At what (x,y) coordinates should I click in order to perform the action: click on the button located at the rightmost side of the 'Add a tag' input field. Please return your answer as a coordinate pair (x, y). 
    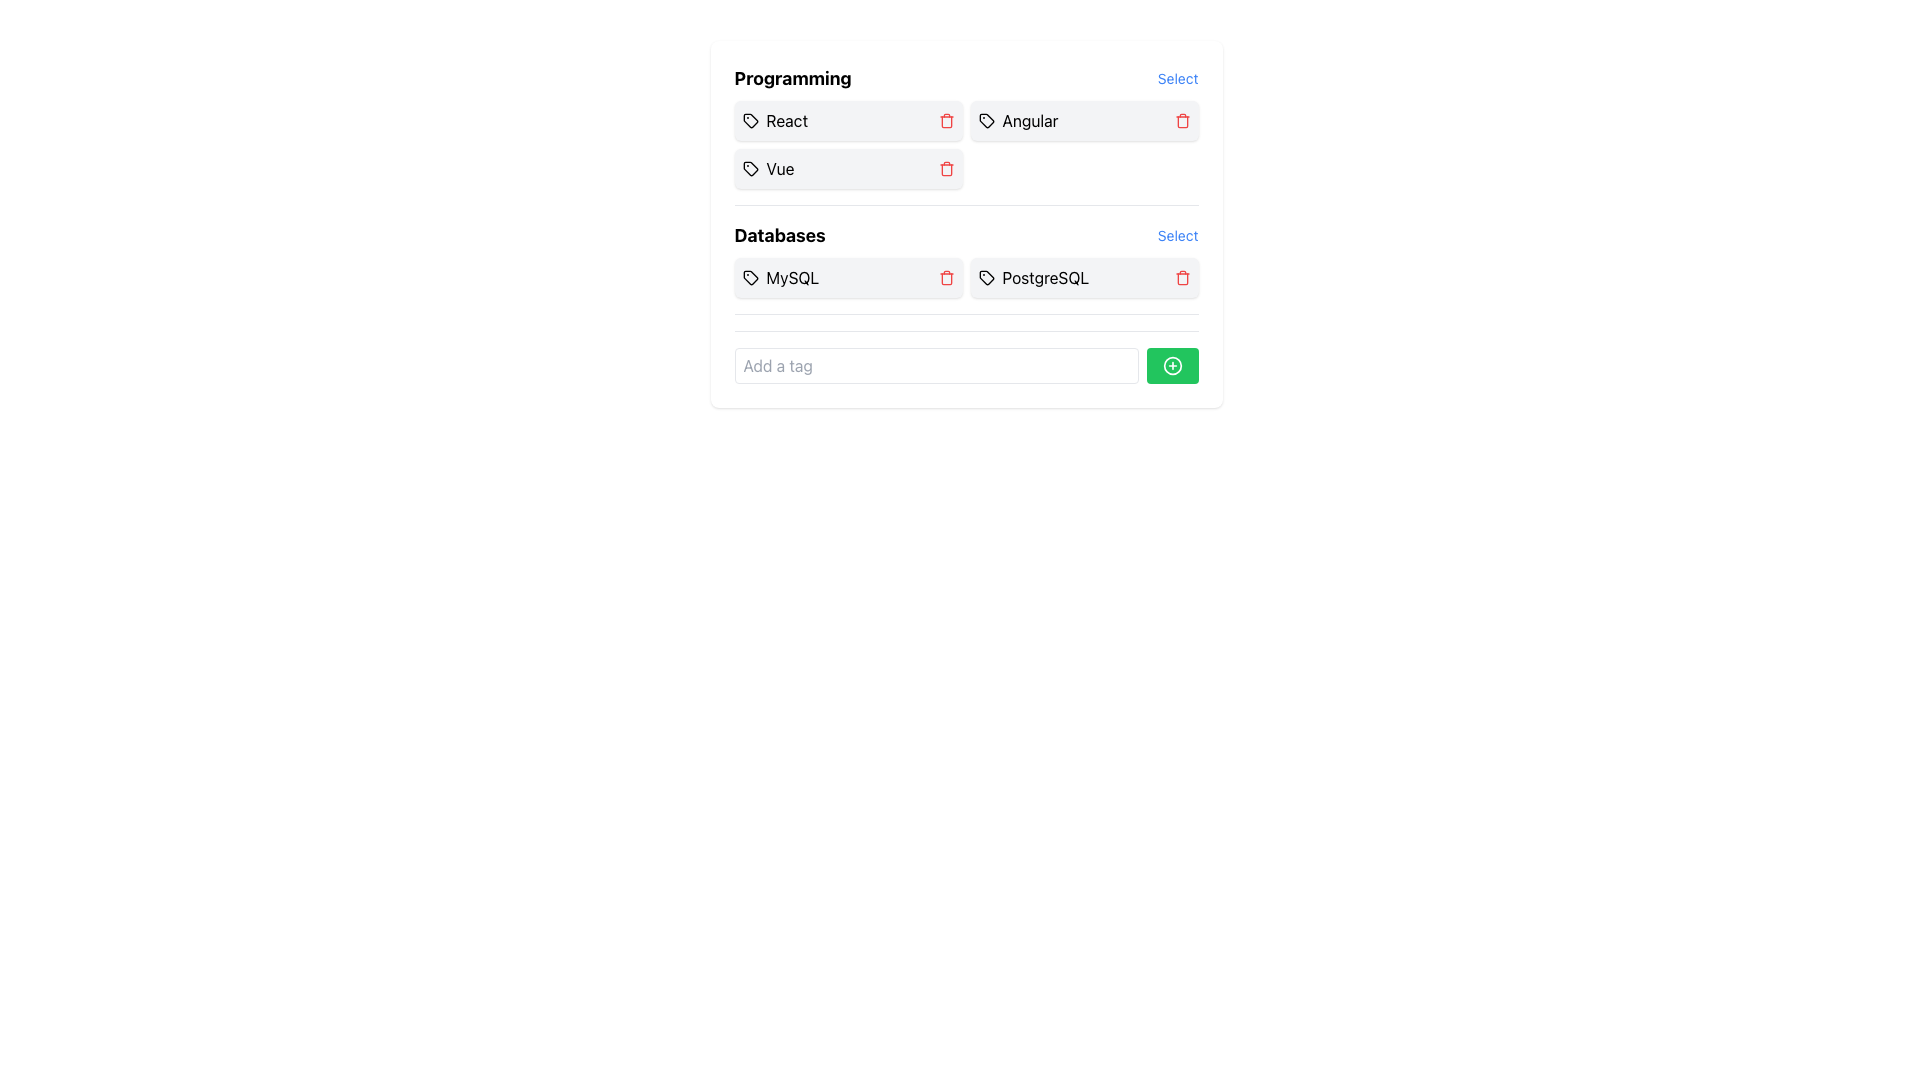
    Looking at the image, I should click on (1172, 366).